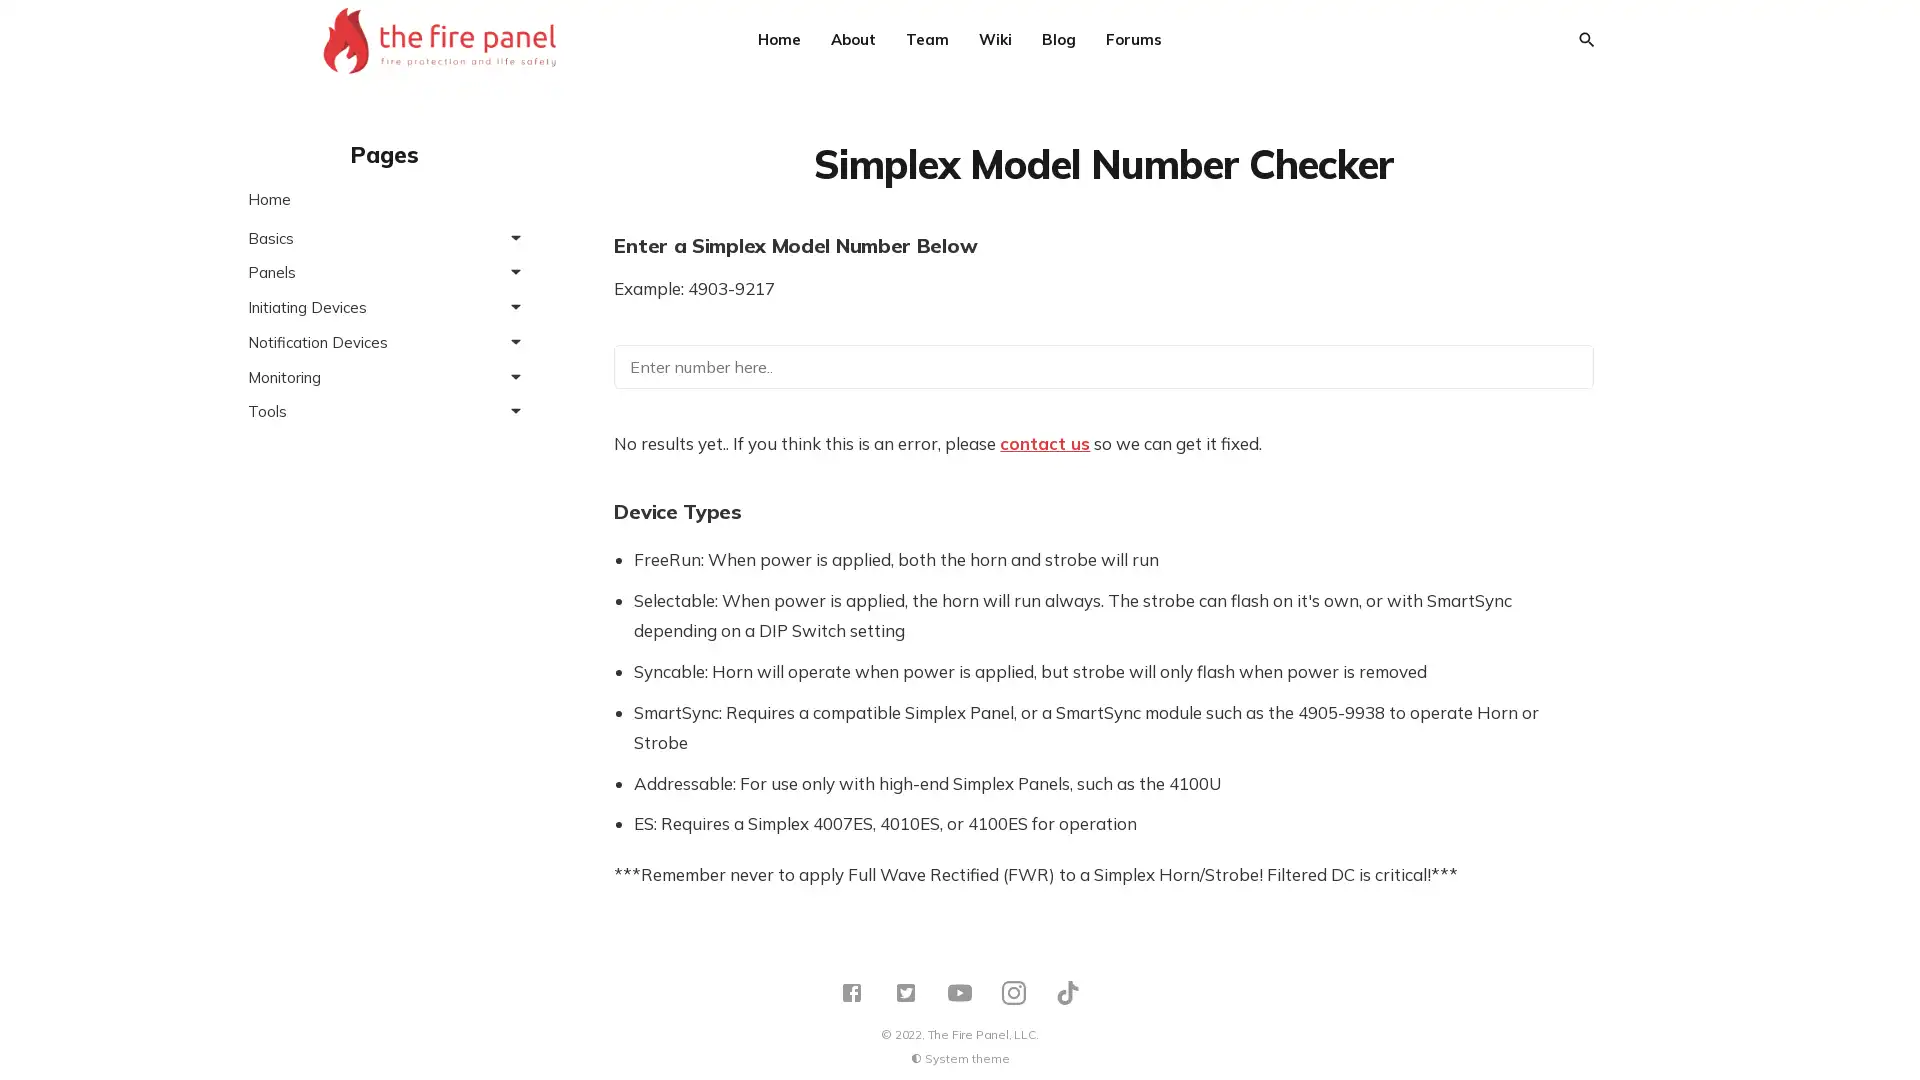 The image size is (1920, 1080). I want to click on Tools, so click(384, 410).